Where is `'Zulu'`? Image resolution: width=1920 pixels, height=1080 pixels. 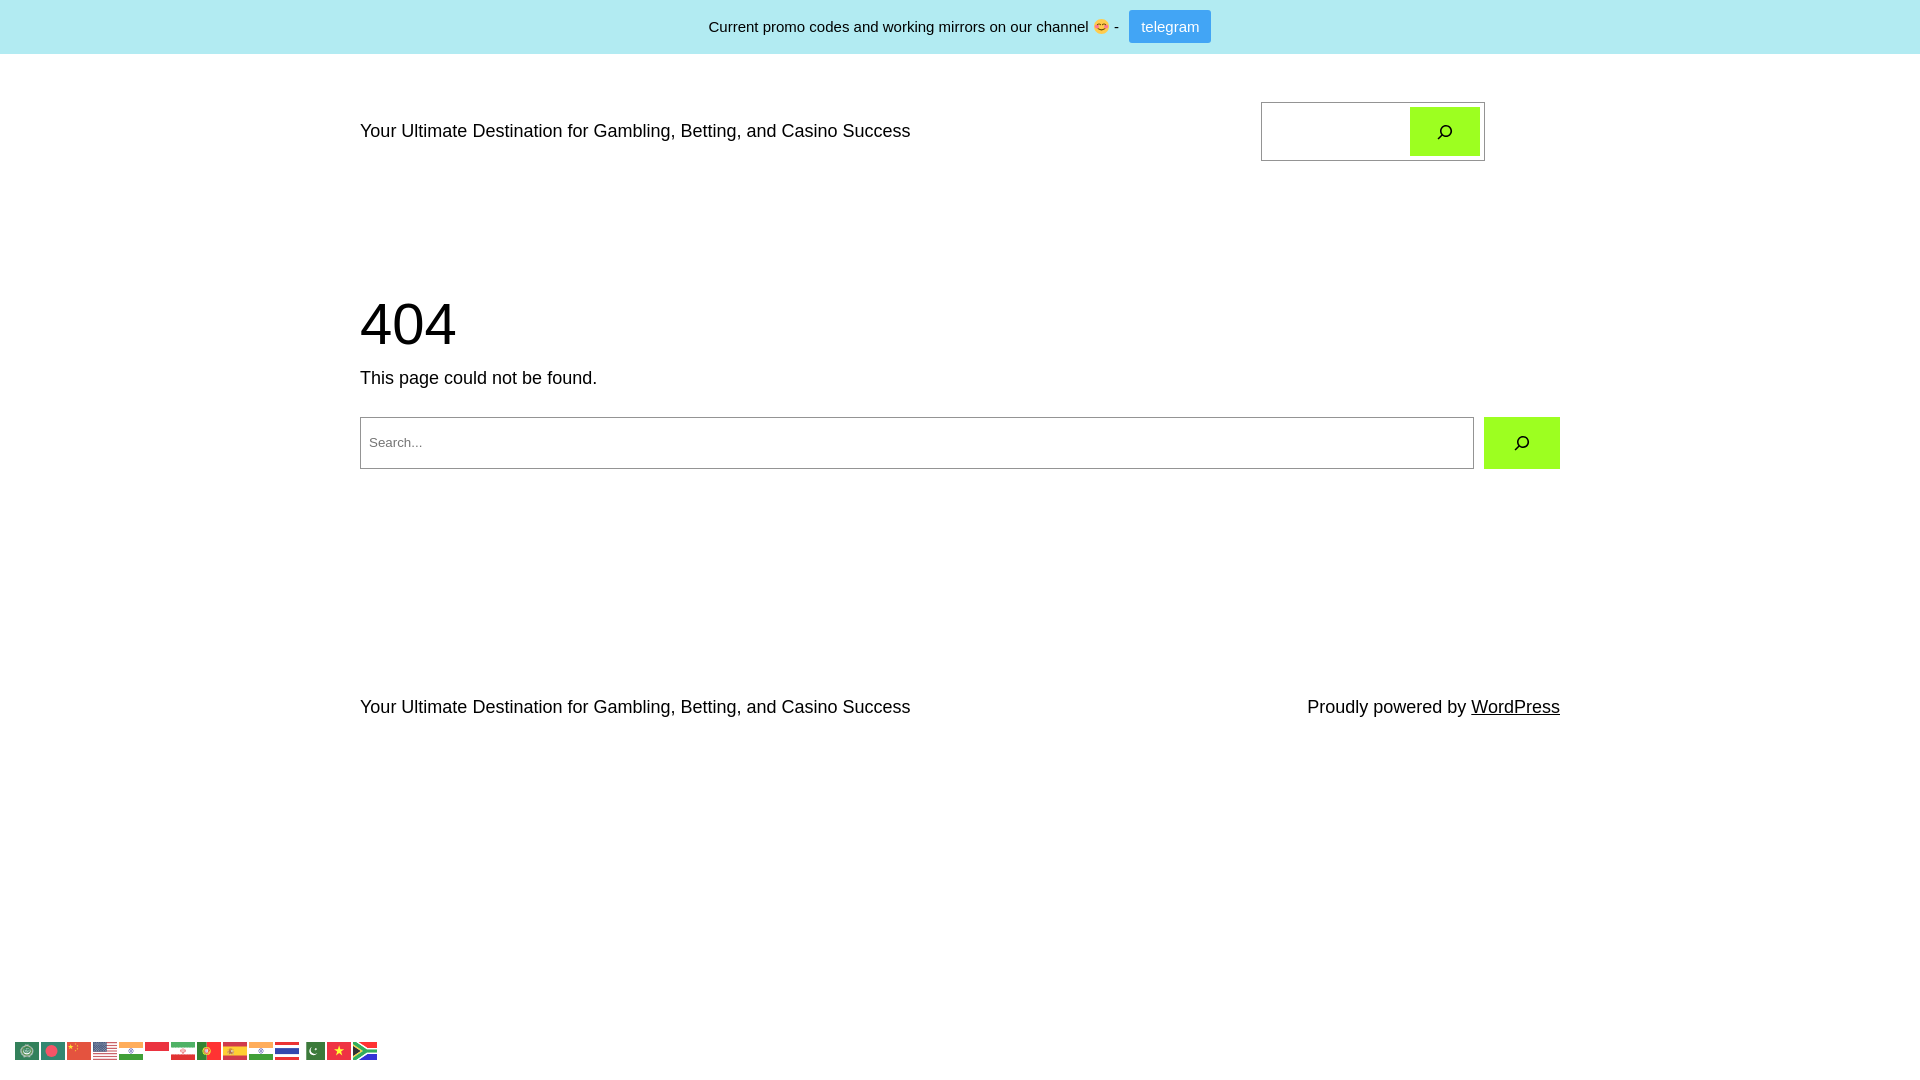
'Zulu' is located at coordinates (365, 1048).